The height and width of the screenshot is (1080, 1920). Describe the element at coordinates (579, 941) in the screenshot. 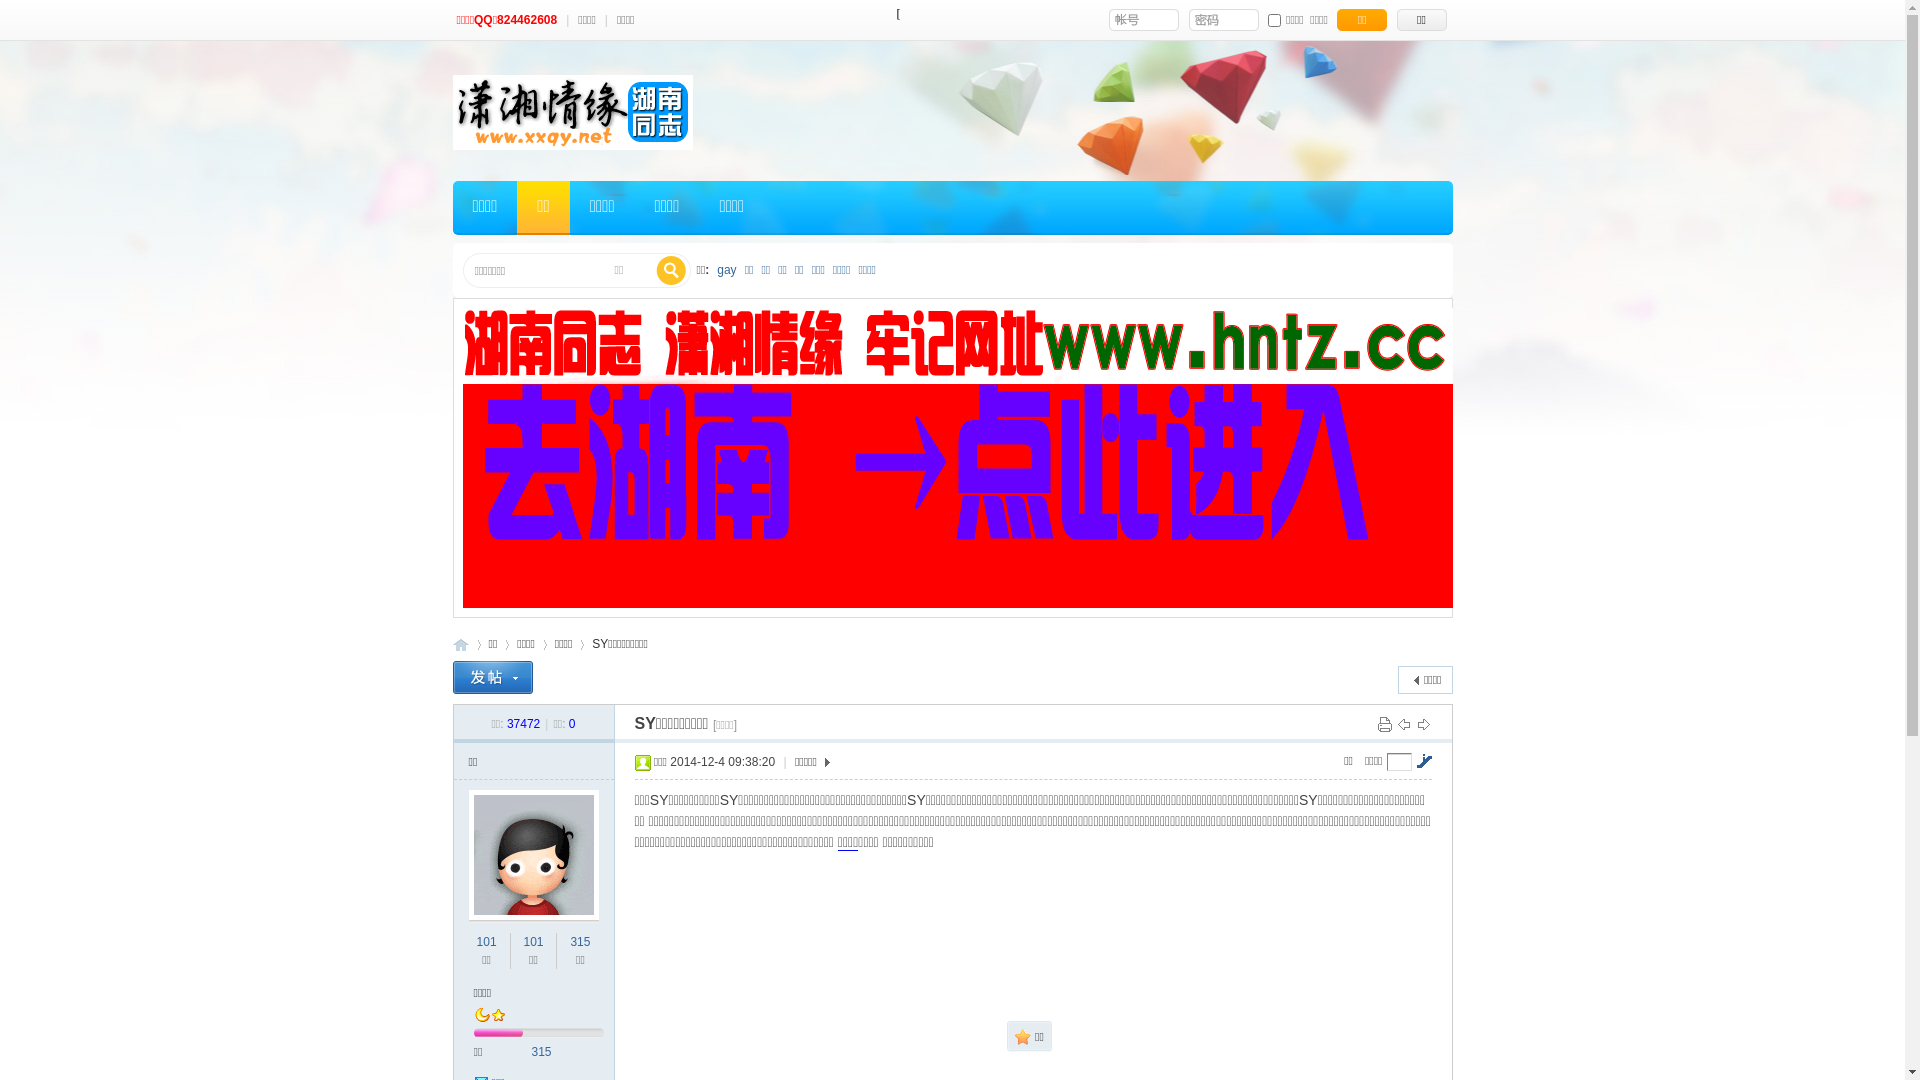

I see `'315'` at that location.